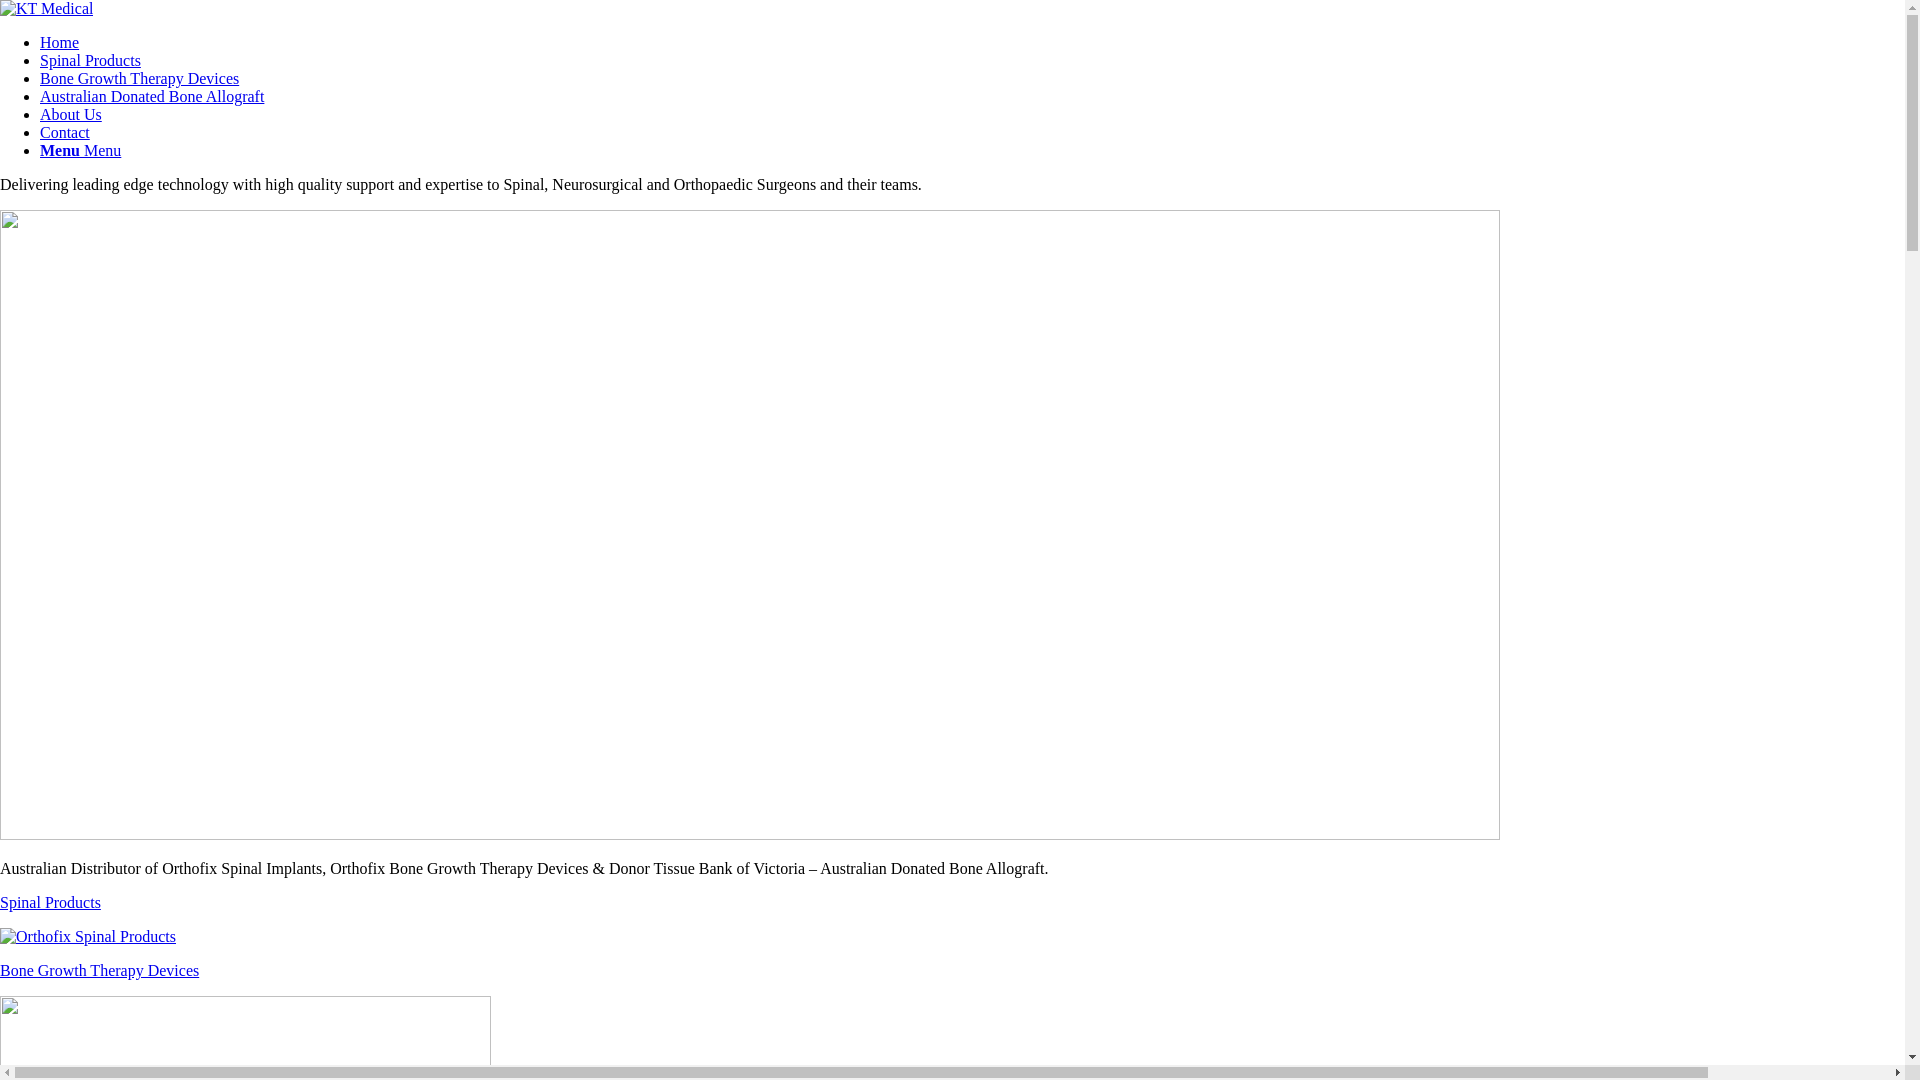 The width and height of the screenshot is (1920, 1080). What do you see at coordinates (951, 919) in the screenshot?
I see `'Spinal Products'` at bounding box center [951, 919].